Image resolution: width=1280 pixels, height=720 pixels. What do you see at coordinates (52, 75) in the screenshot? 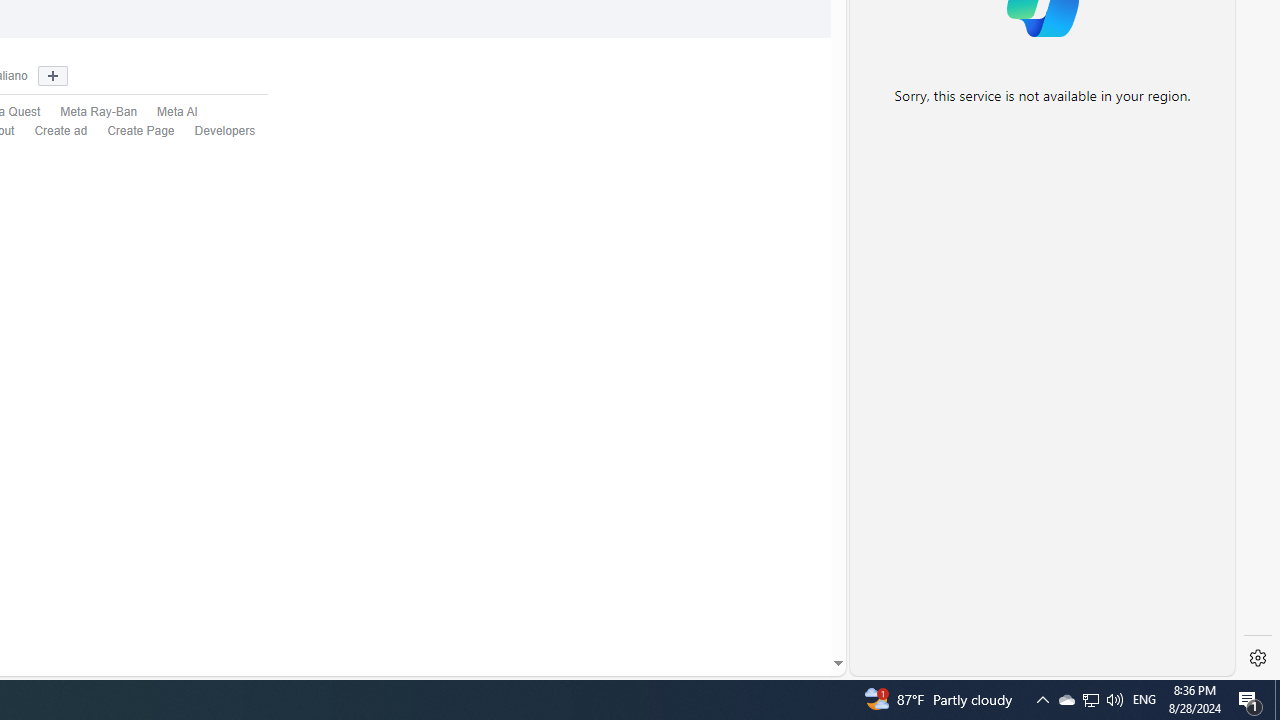
I see `'Show more languages'` at bounding box center [52, 75].